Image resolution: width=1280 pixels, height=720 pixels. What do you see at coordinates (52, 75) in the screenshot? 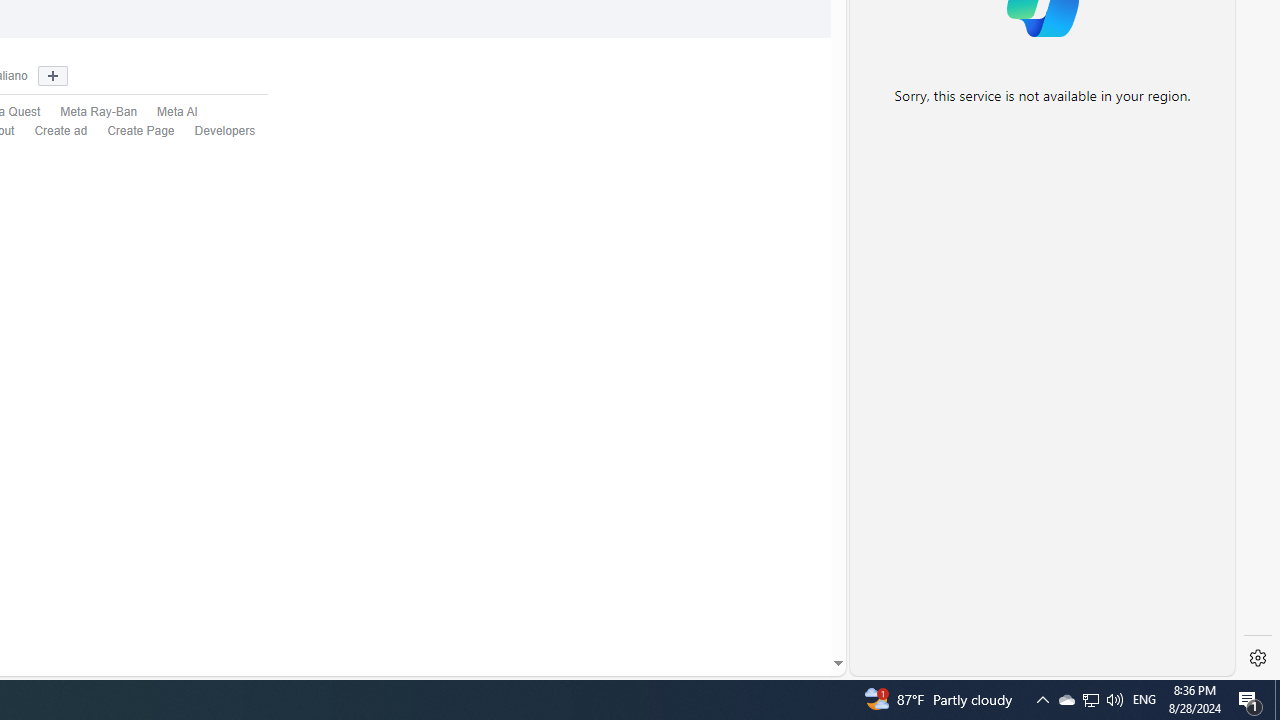
I see `'Show more languages'` at bounding box center [52, 75].